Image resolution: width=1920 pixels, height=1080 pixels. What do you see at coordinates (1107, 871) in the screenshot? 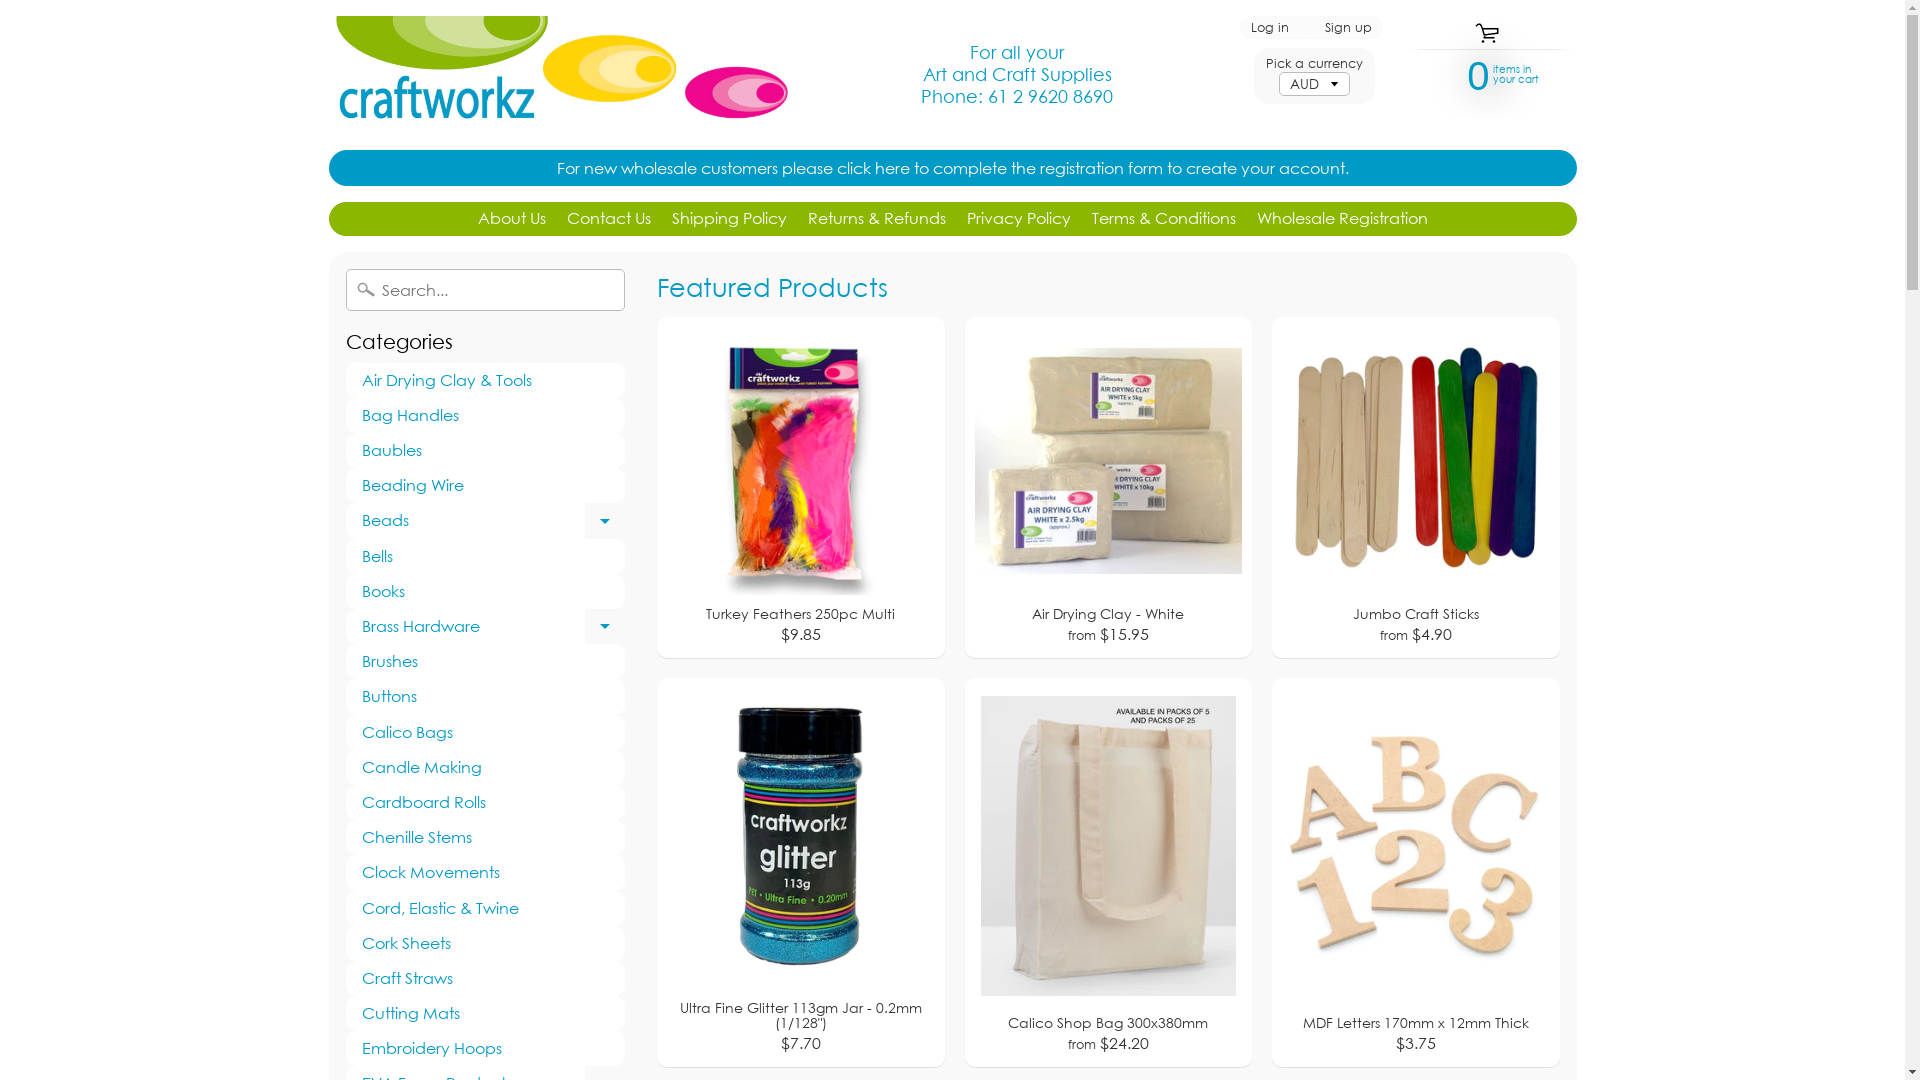
I see `'Calico Shop Bag 300x380mm` at bounding box center [1107, 871].